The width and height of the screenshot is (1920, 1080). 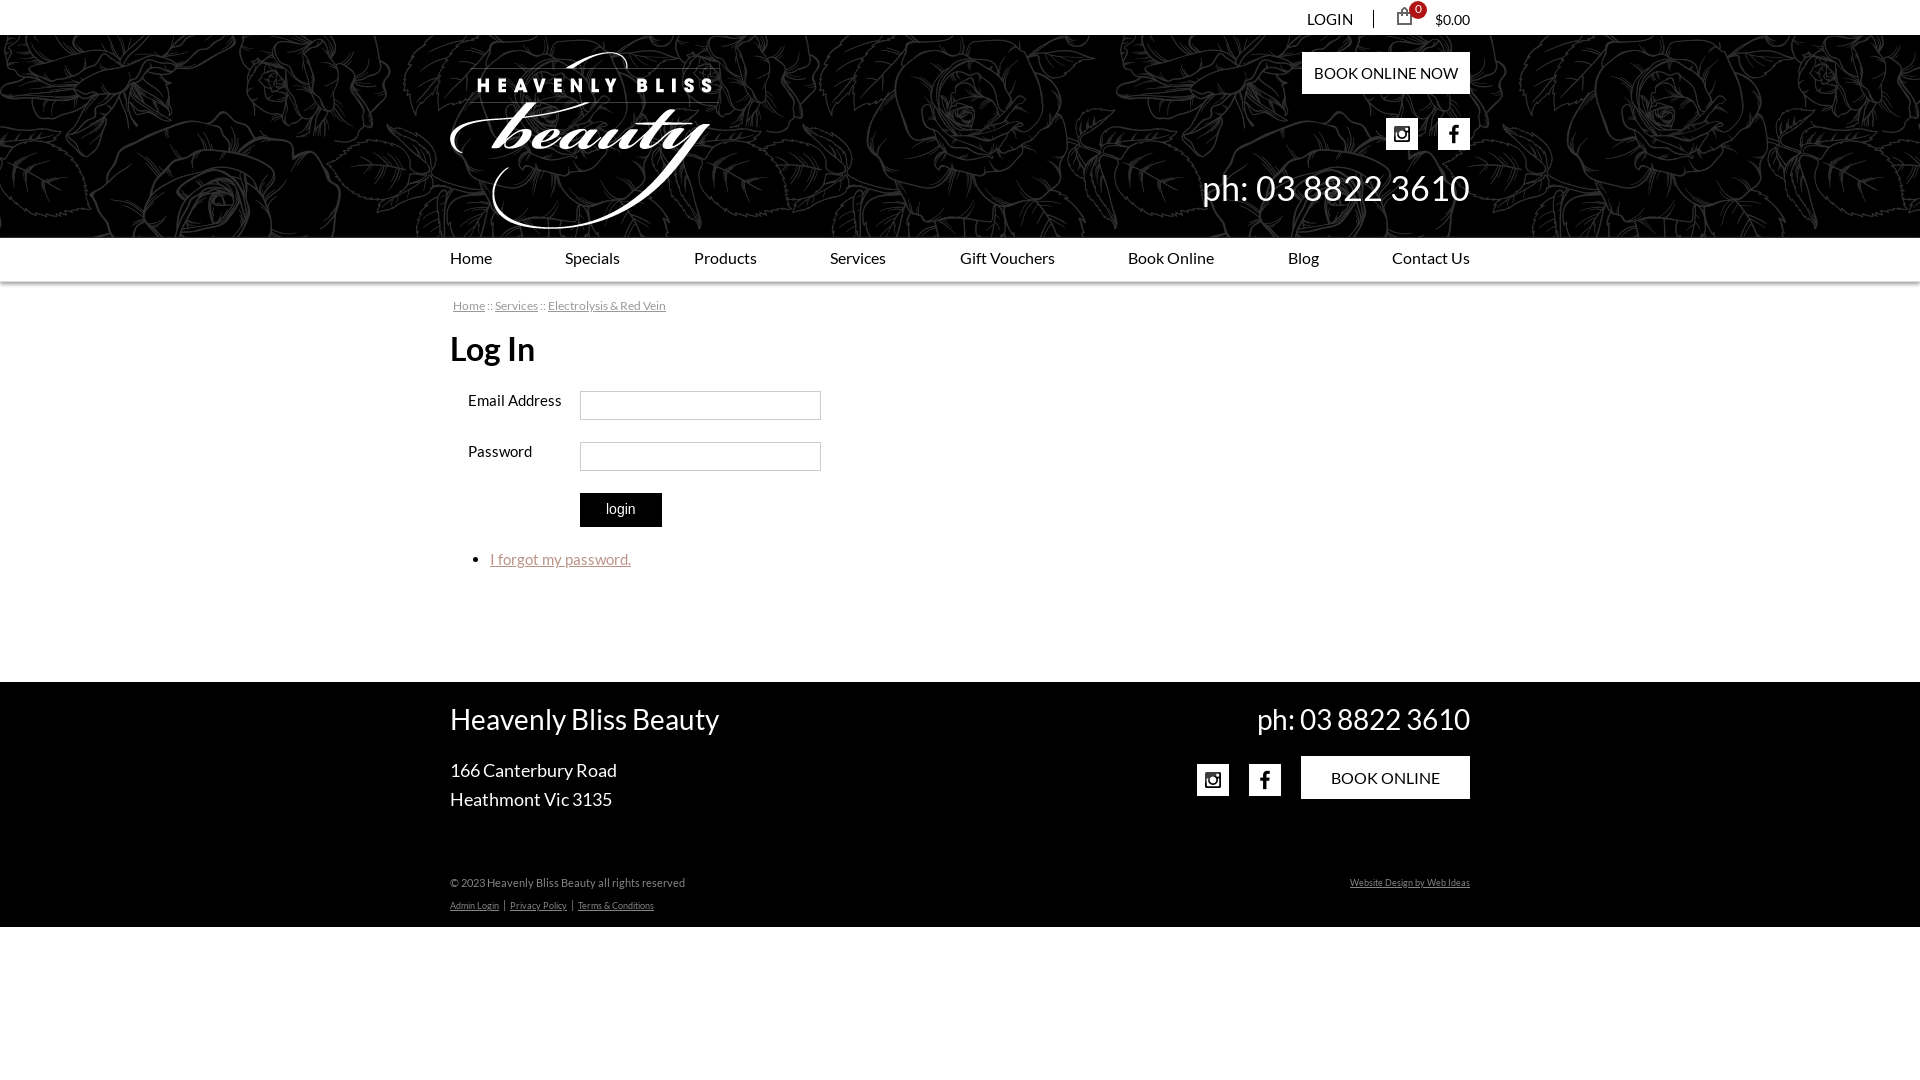 What do you see at coordinates (538, 905) in the screenshot?
I see `'Privacy Policy'` at bounding box center [538, 905].